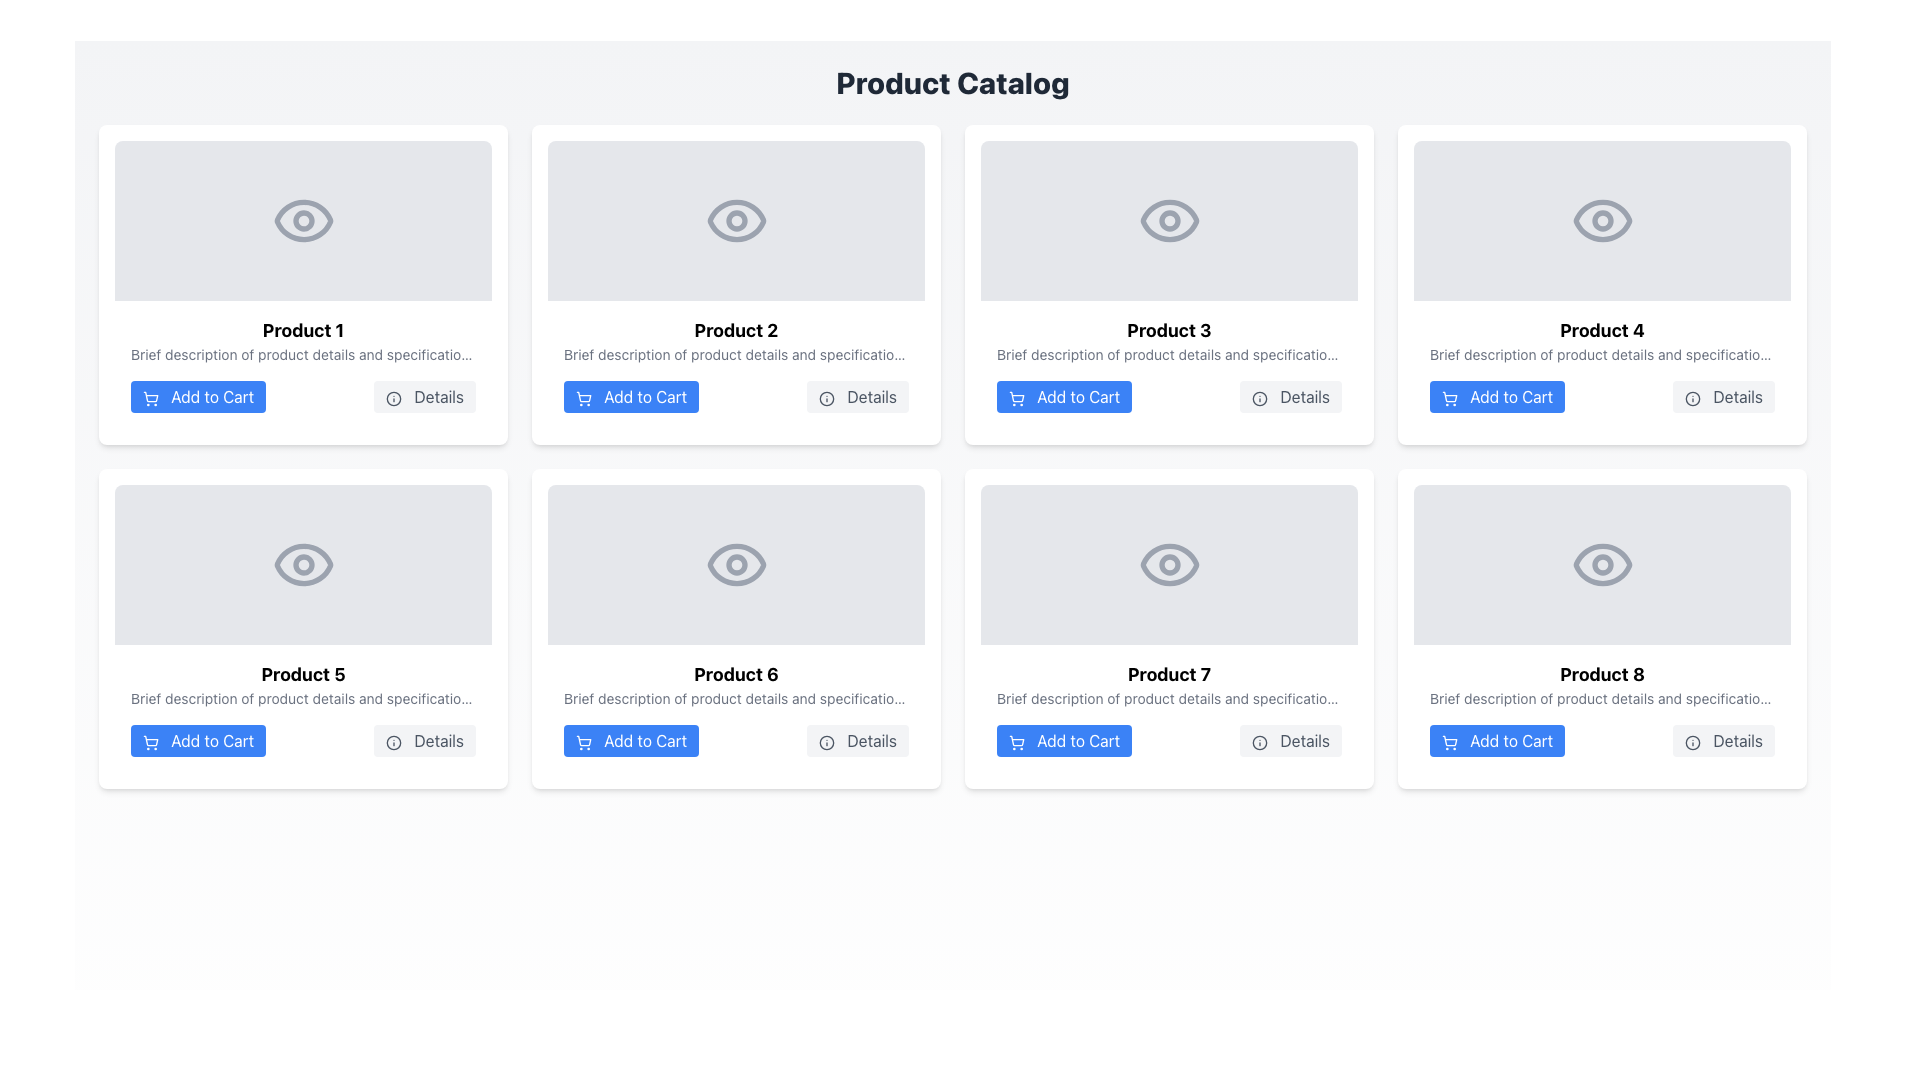 The height and width of the screenshot is (1080, 1920). I want to click on the shopping cart icon within the 'Add to Cart' button for 'Product 7' in the product grid, so click(1017, 741).